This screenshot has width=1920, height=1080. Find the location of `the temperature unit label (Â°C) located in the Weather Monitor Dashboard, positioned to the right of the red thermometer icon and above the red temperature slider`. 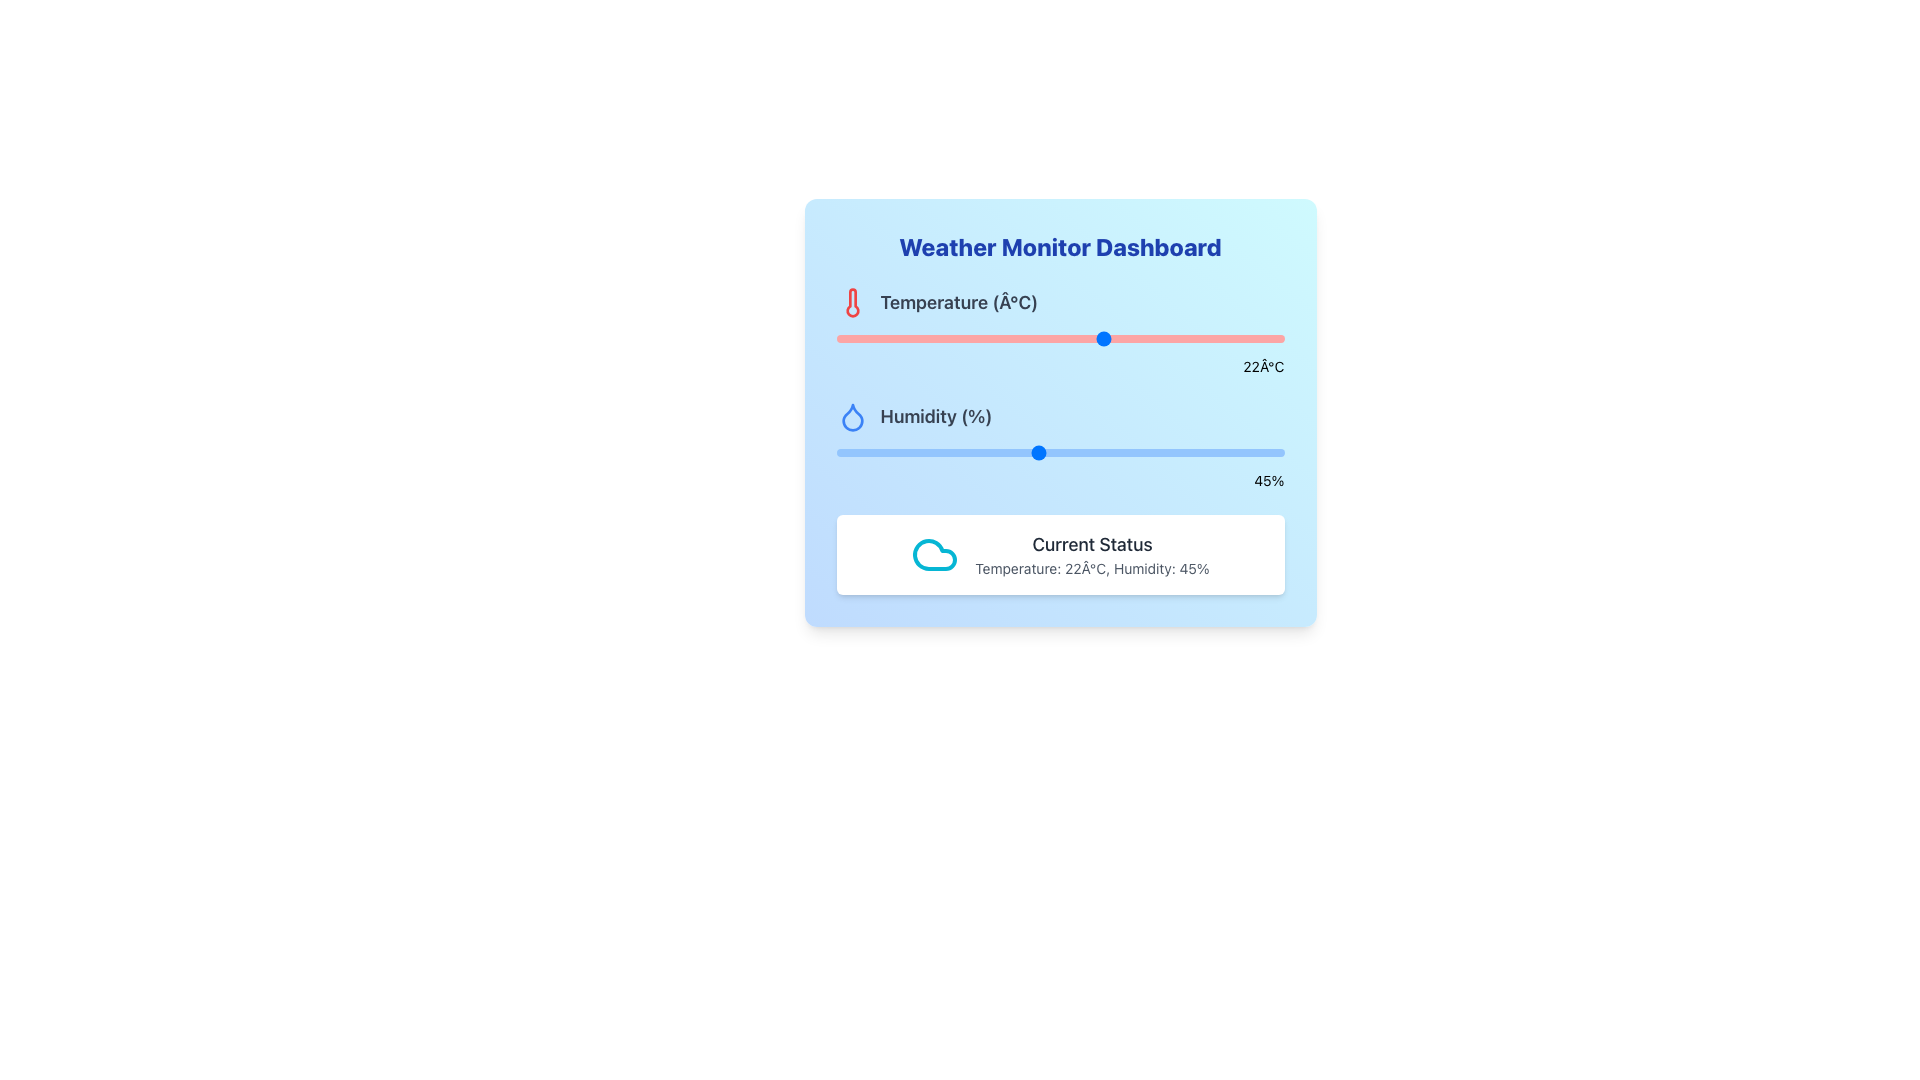

the temperature unit label (Â°C) located in the Weather Monitor Dashboard, positioned to the right of the red thermometer icon and above the red temperature slider is located at coordinates (958, 303).